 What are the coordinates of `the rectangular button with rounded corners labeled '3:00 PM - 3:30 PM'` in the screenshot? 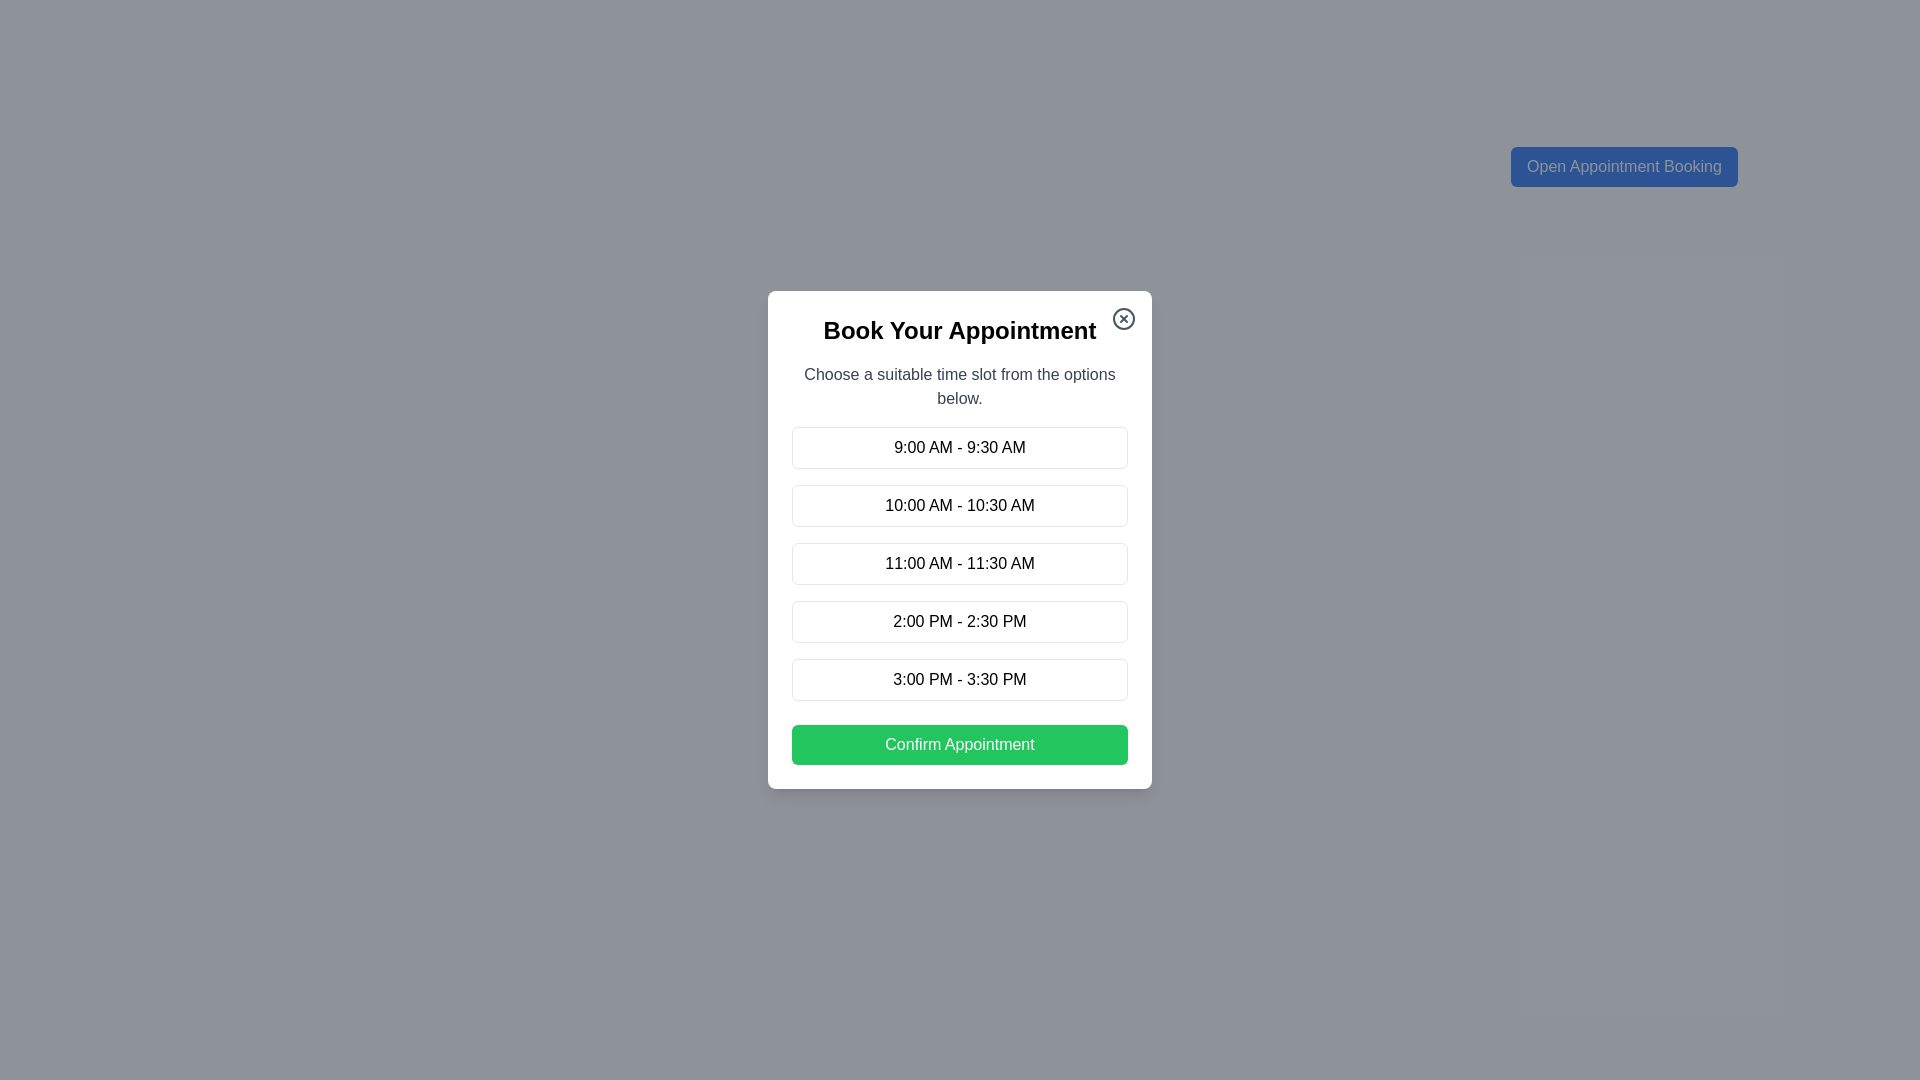 It's located at (960, 678).